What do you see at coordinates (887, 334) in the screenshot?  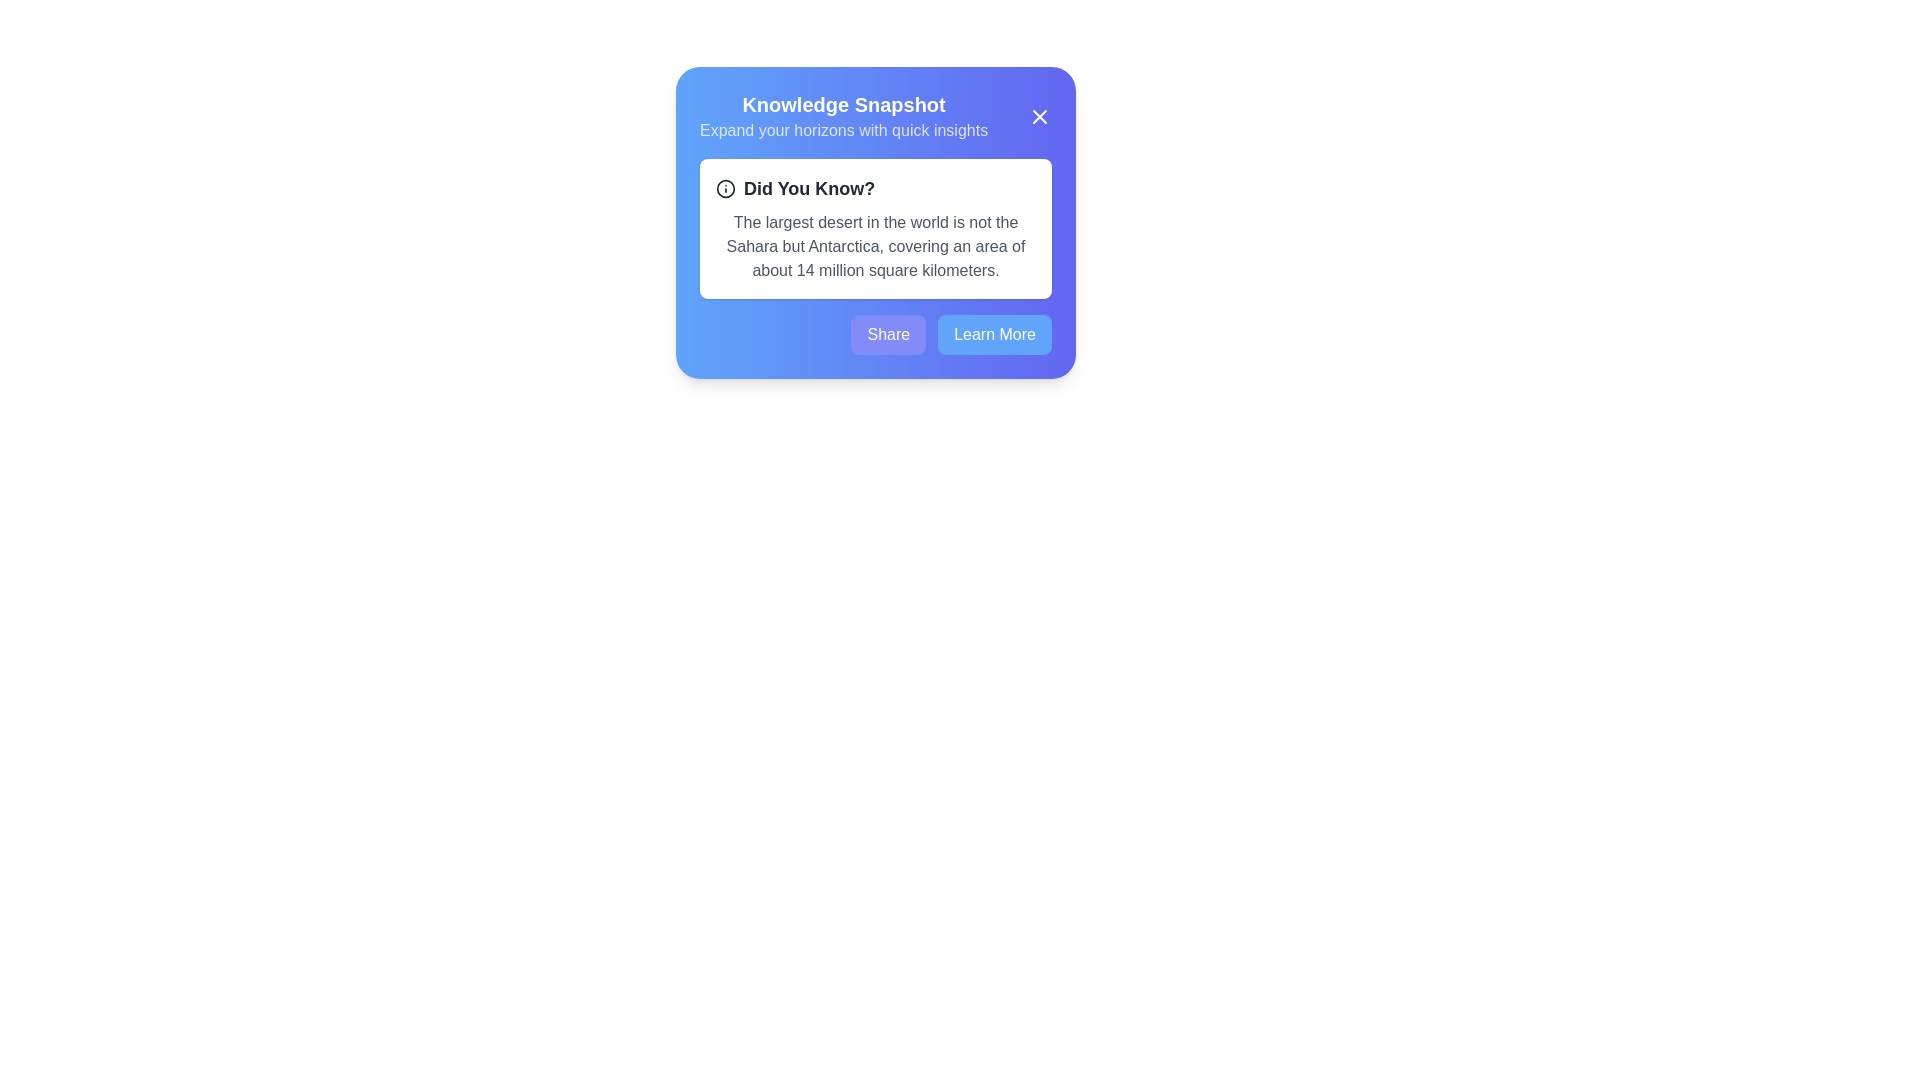 I see `the share button located at the bottom-right of the Knowledge Snapshot dialog box, to the left of the 'Learn More' button to initiate sharing` at bounding box center [887, 334].